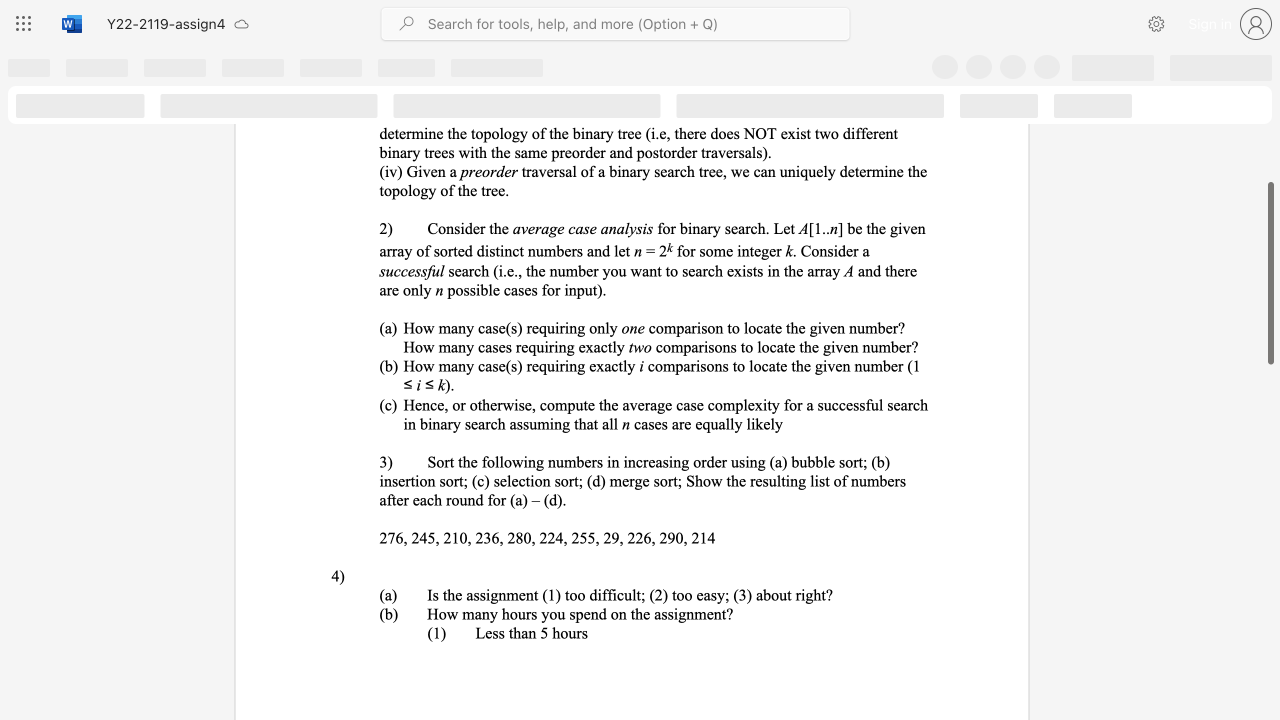  I want to click on the scrollbar and move down 40 pixels, so click(1269, 273).